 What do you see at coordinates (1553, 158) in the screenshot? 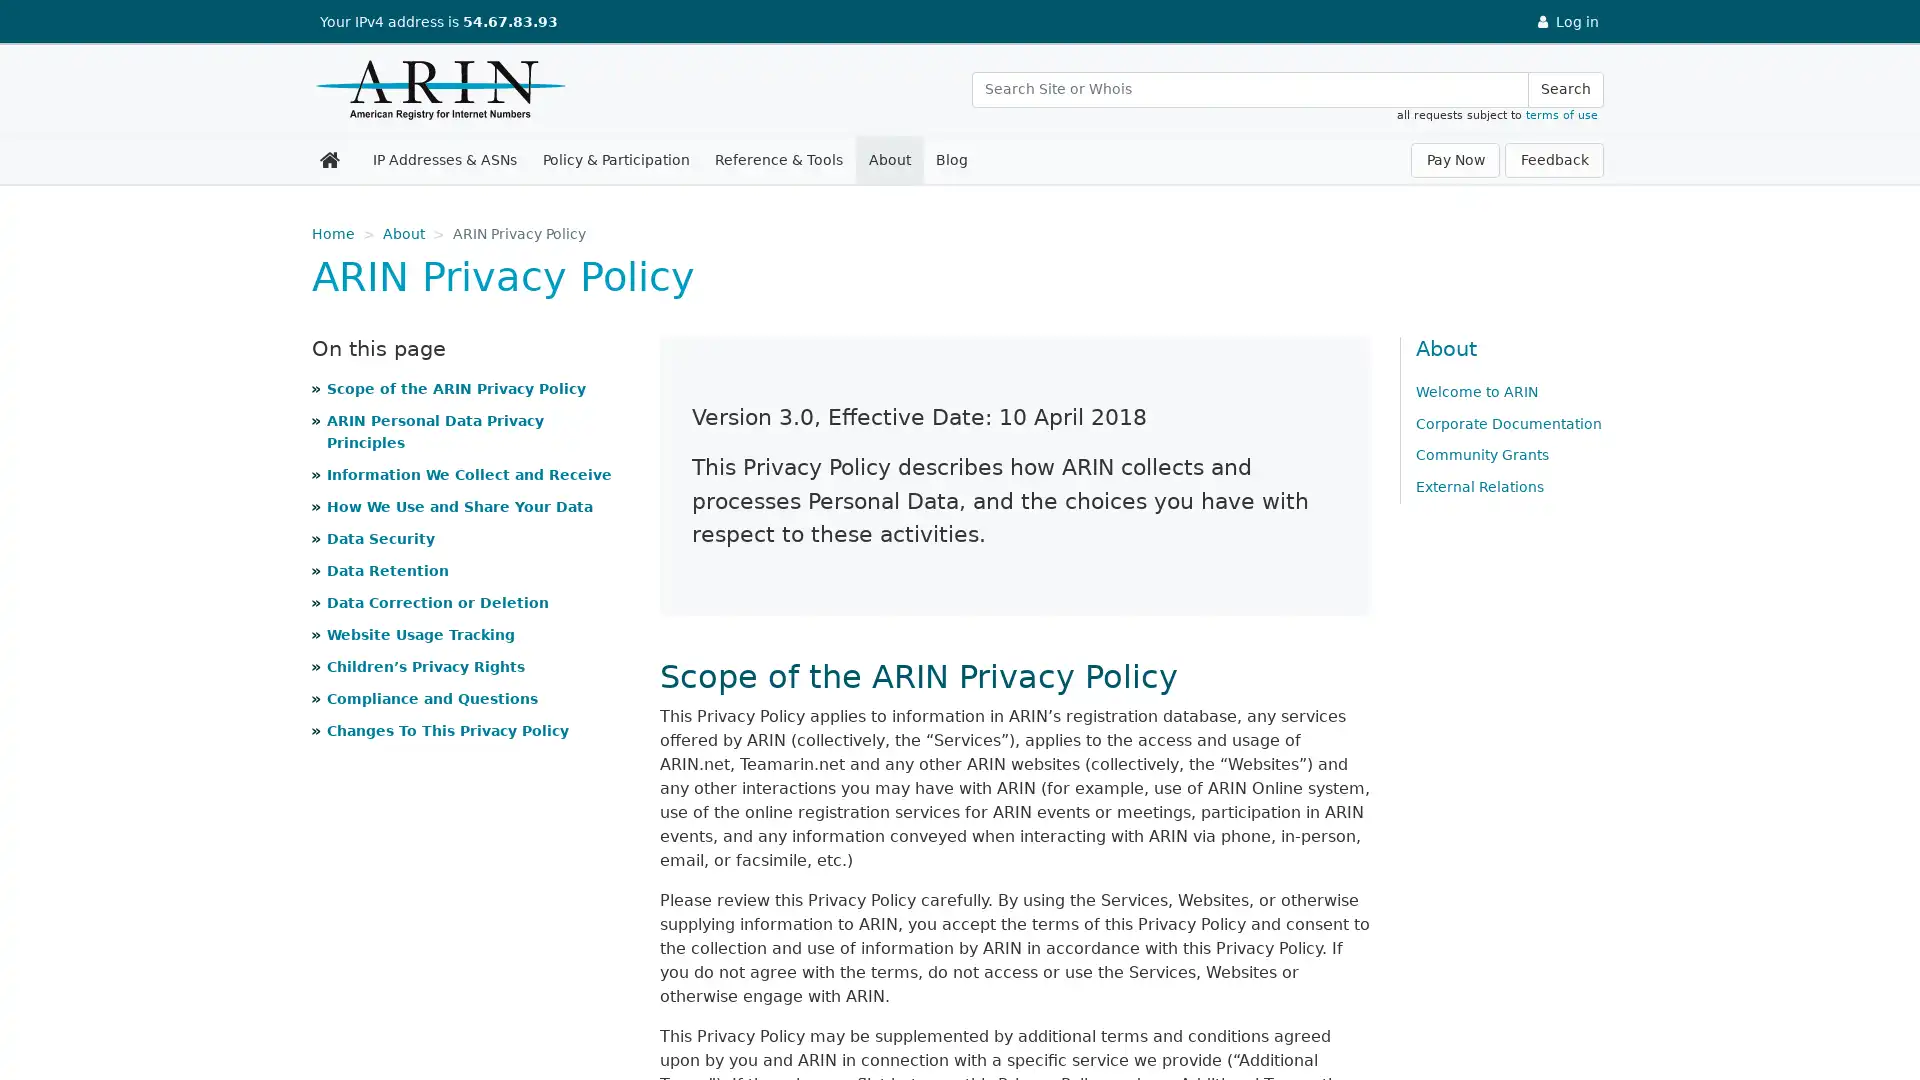
I see `Feedback` at bounding box center [1553, 158].